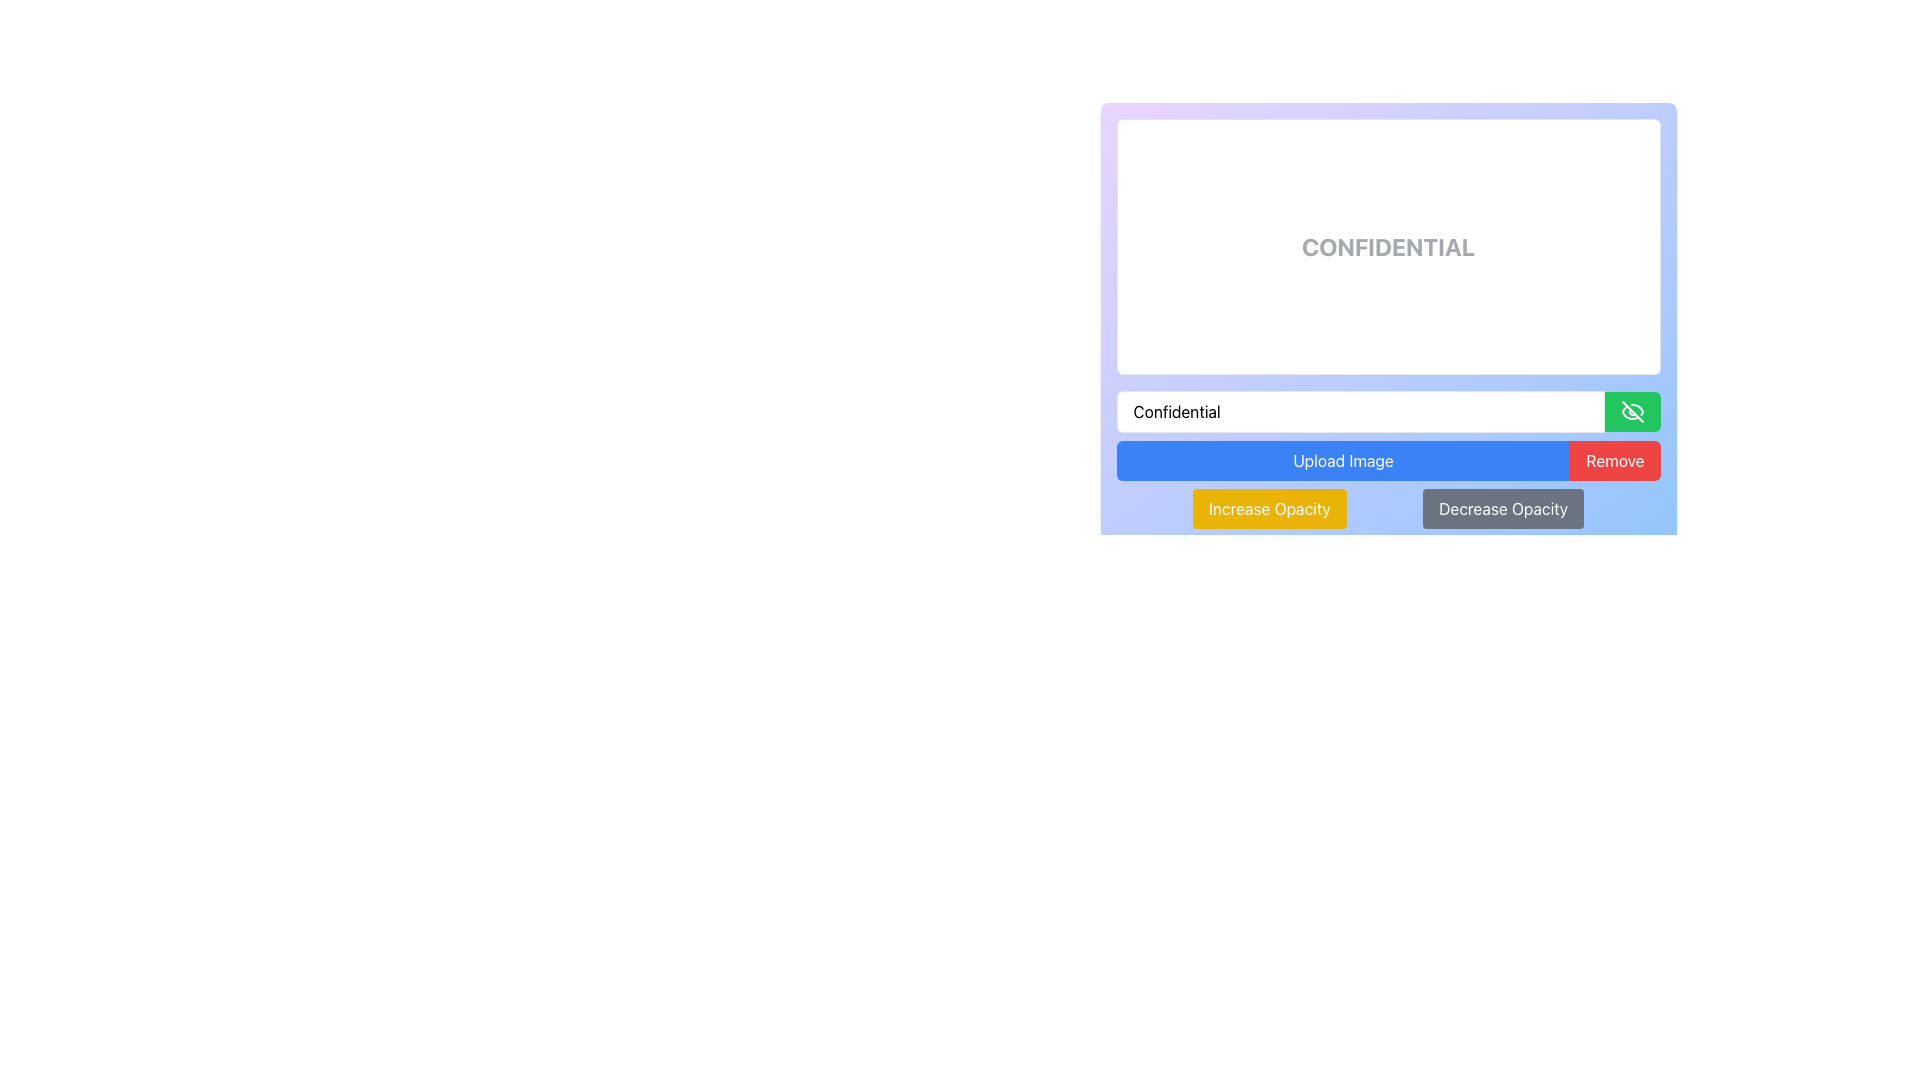  Describe the element at coordinates (1343, 461) in the screenshot. I see `the 'Upload Image' button` at that location.